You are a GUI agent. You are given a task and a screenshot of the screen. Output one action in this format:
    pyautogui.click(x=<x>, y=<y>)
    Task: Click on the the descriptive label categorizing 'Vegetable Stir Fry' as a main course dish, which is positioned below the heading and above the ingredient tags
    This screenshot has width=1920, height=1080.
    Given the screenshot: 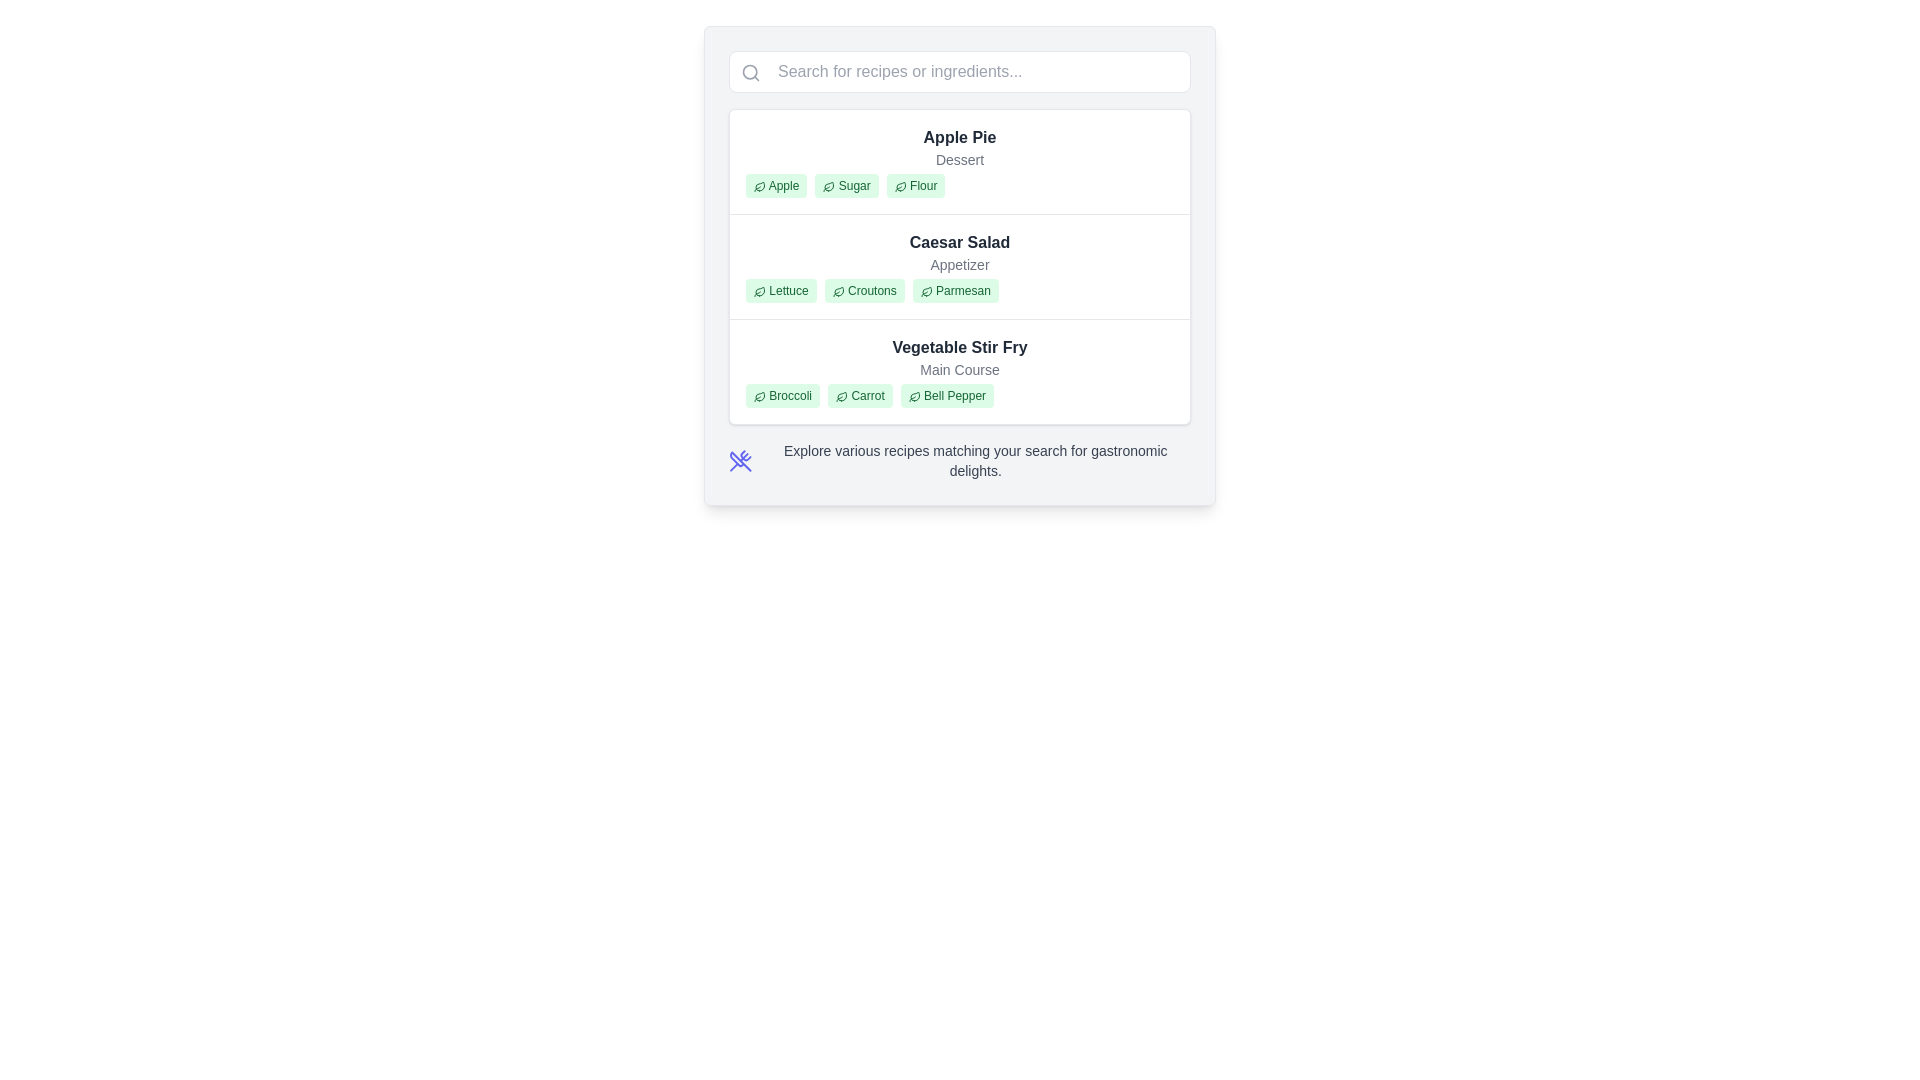 What is the action you would take?
    pyautogui.click(x=960, y=370)
    